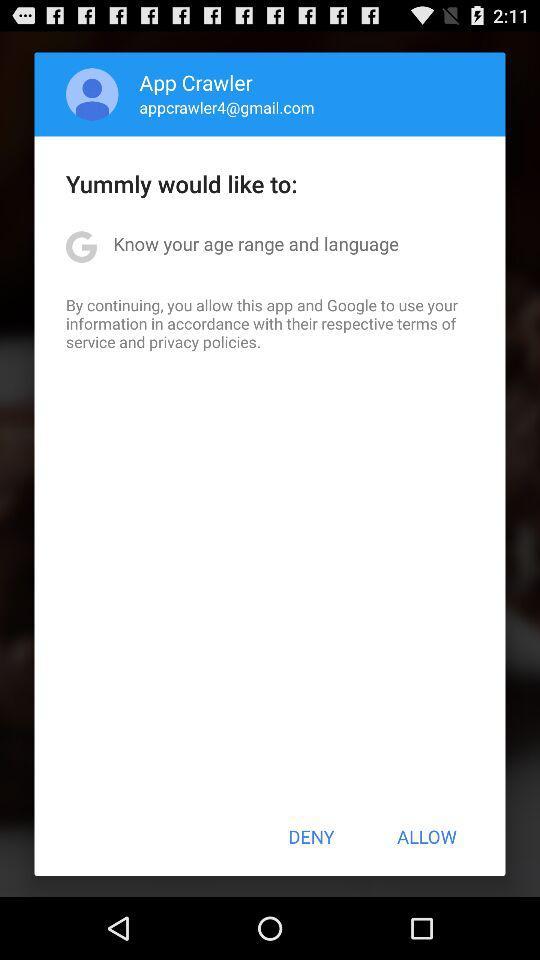  Describe the element at coordinates (311, 836) in the screenshot. I see `icon at the bottom` at that location.